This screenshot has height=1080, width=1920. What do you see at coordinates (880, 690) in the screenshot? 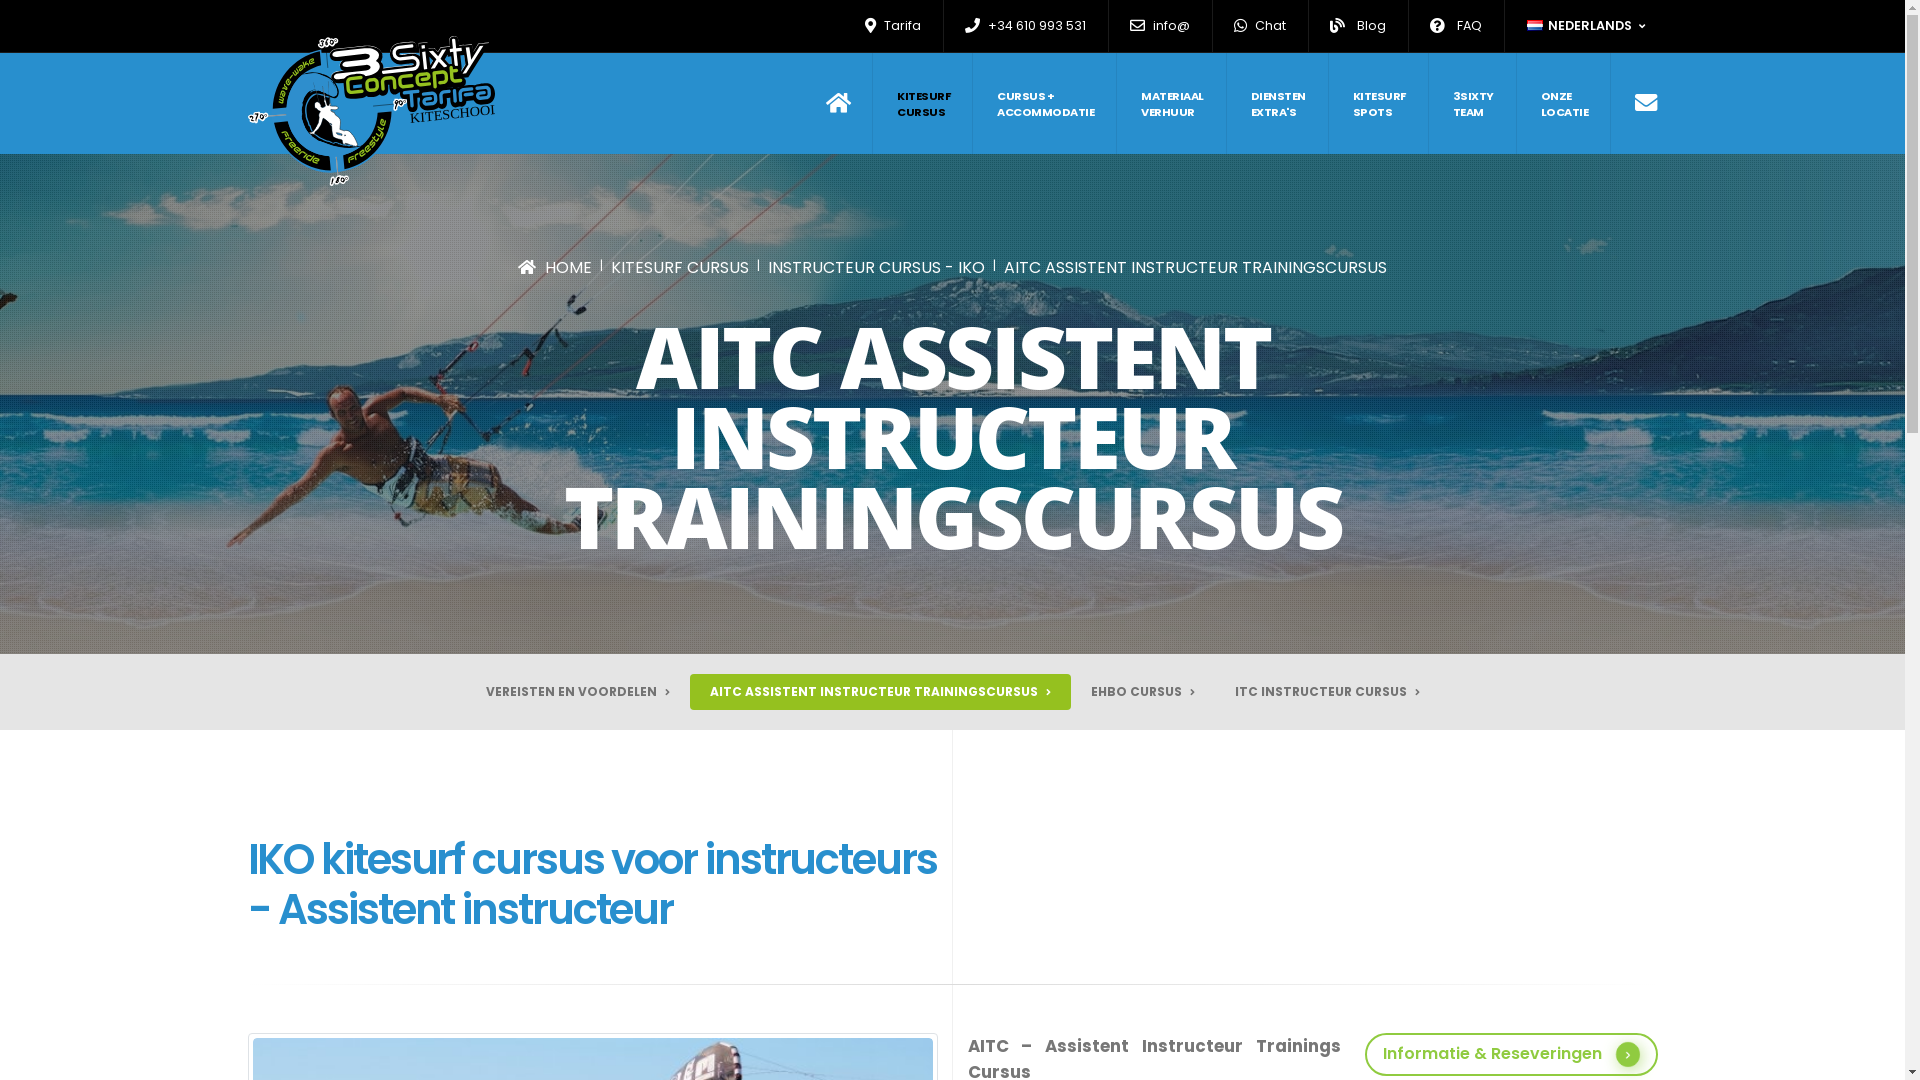
I see `'AITC ASSISTENT INSTRUCTEUR TRAININGSCURSUS'` at bounding box center [880, 690].